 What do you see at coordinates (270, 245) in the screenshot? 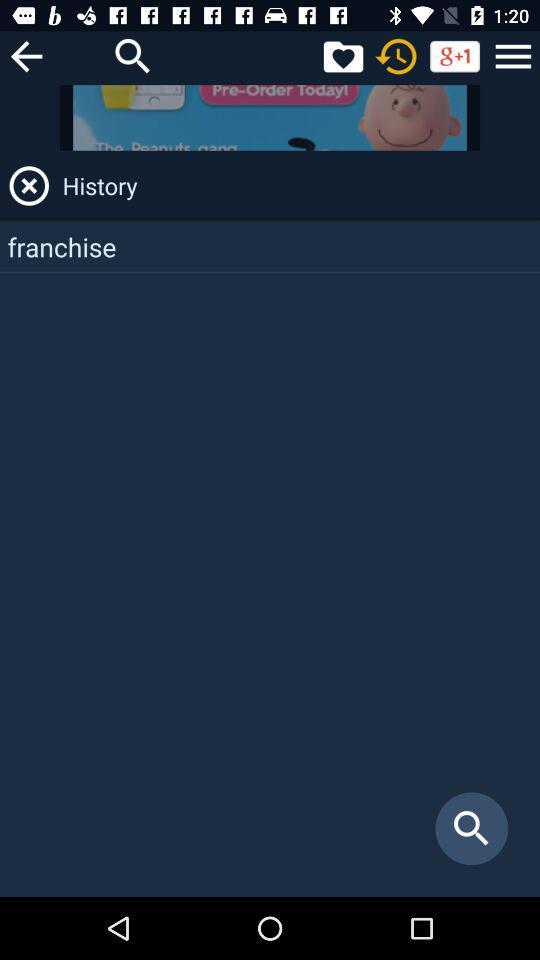
I see `the franchise app` at bounding box center [270, 245].